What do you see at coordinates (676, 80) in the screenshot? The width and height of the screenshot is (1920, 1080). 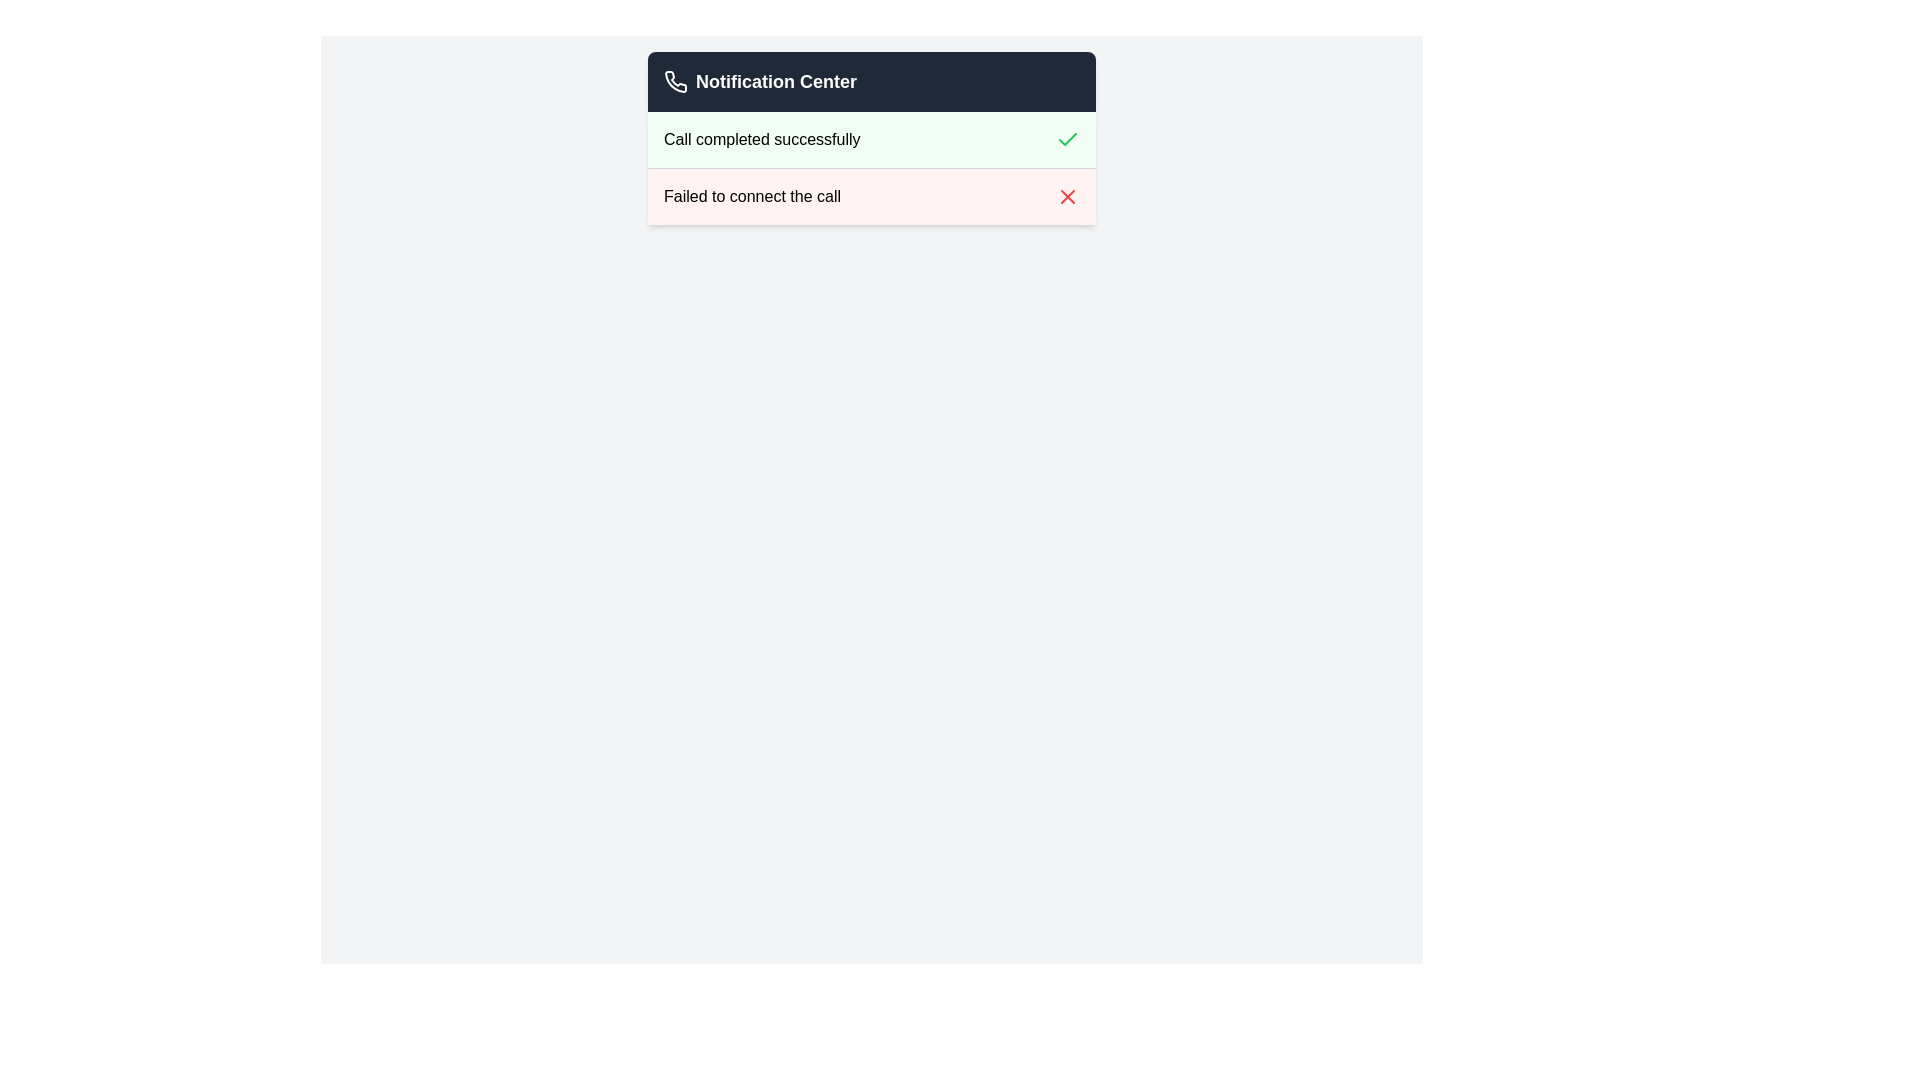 I see `the phone icon located within the dark-blue rectangular bar, positioned to the left of the 'Notification Center' text in the notification panel` at bounding box center [676, 80].